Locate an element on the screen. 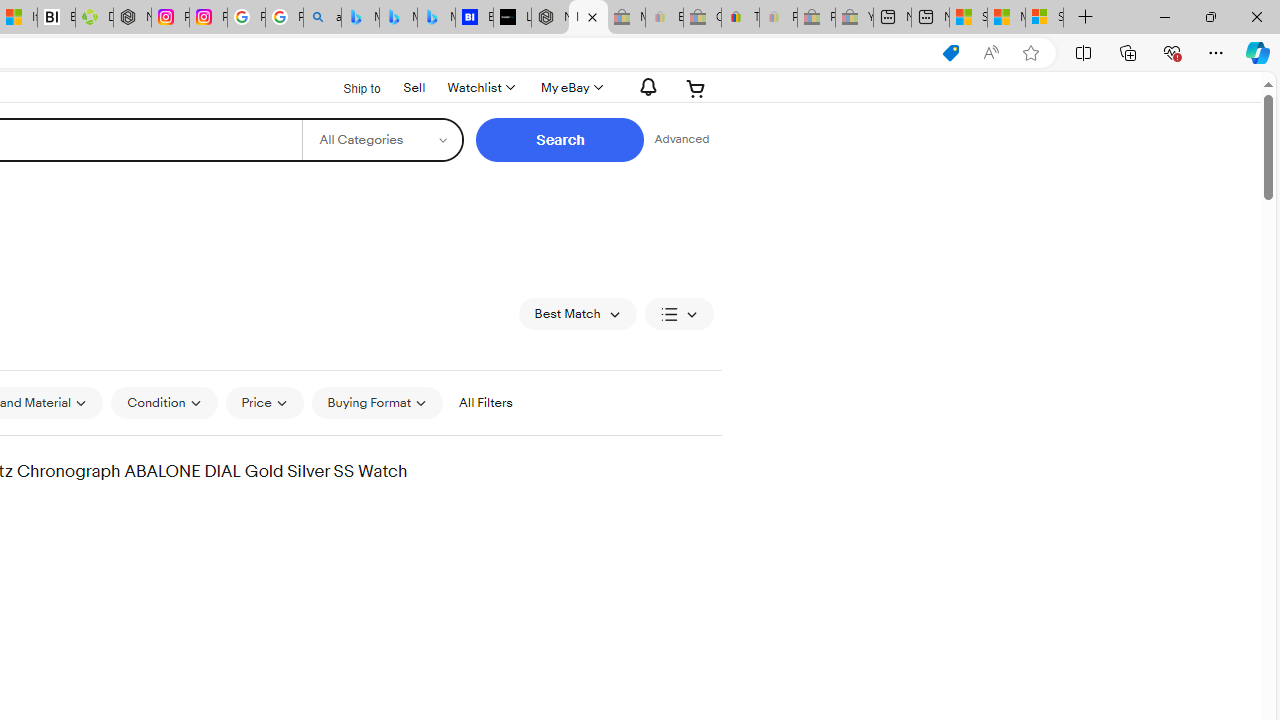 The width and height of the screenshot is (1280, 720). 'Sell' is located at coordinates (413, 86).